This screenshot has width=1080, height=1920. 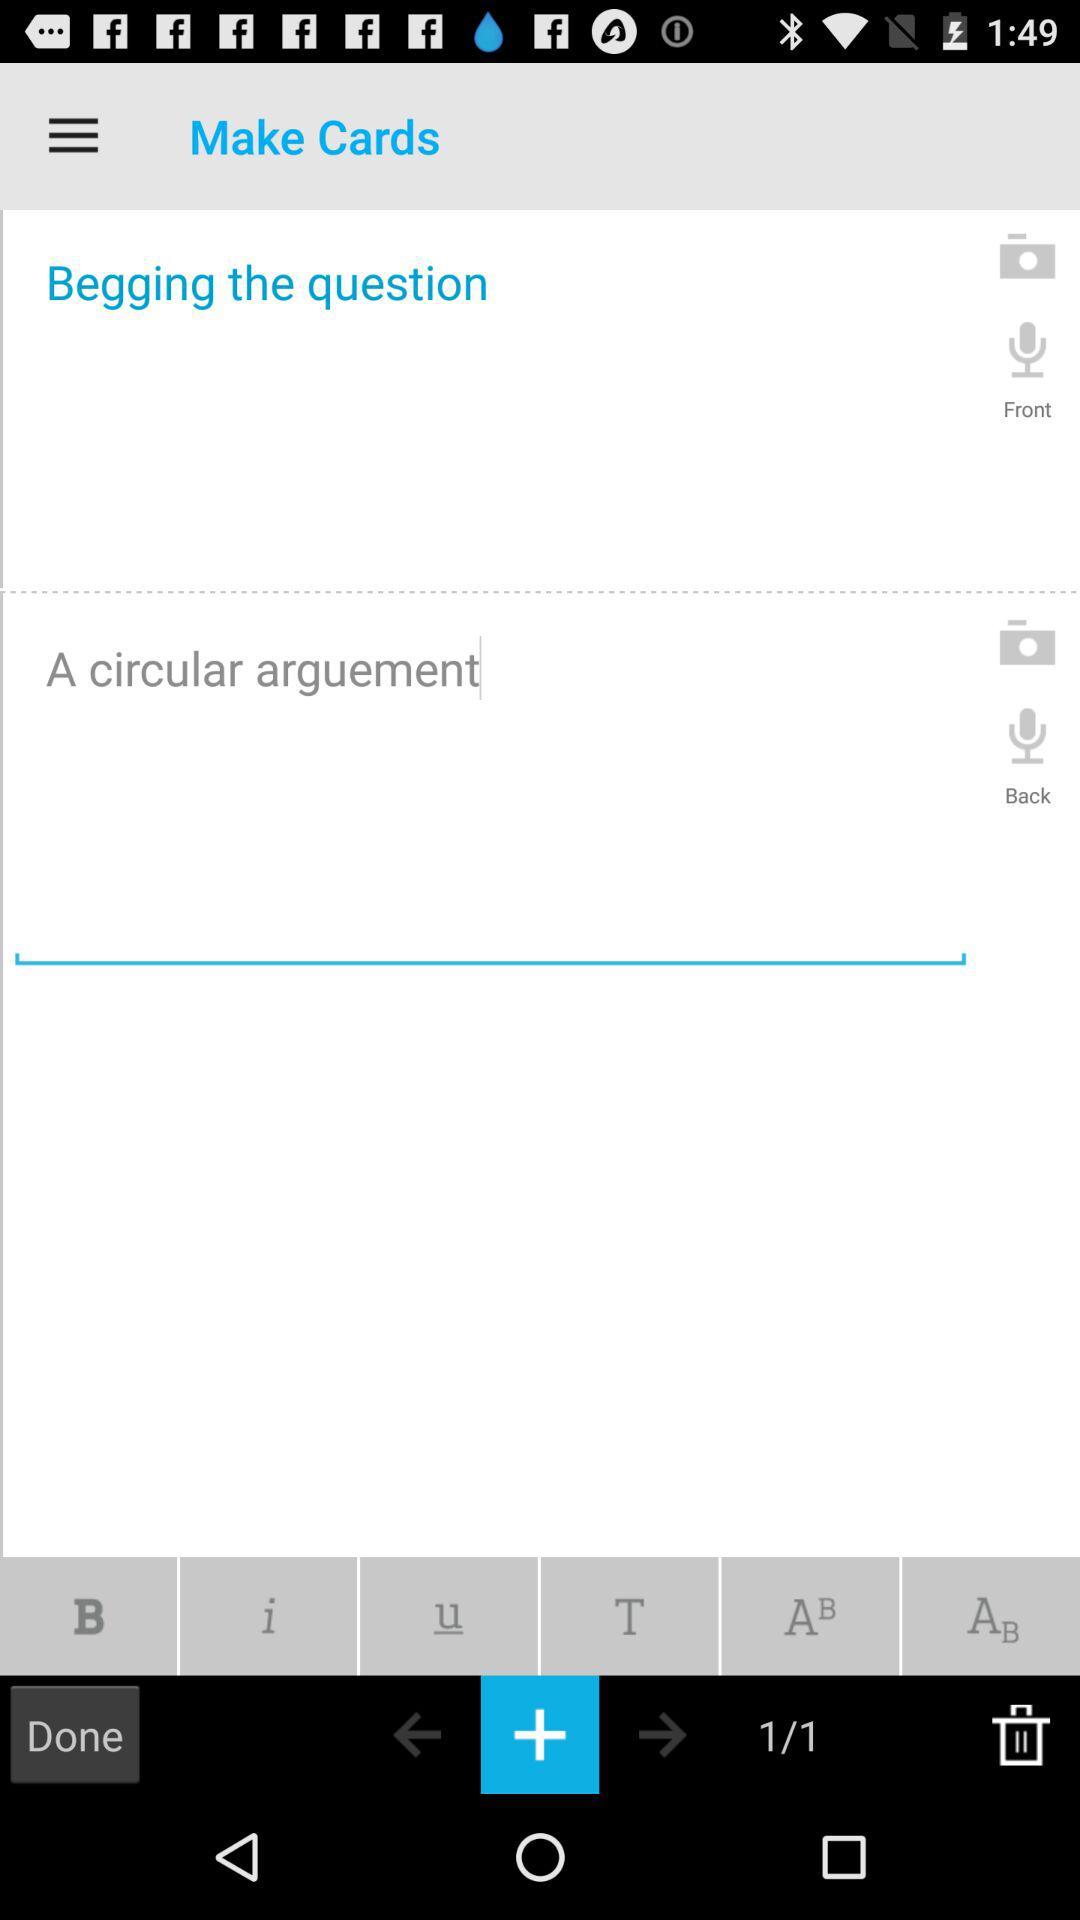 What do you see at coordinates (1027, 348) in the screenshot?
I see `use microphone` at bounding box center [1027, 348].